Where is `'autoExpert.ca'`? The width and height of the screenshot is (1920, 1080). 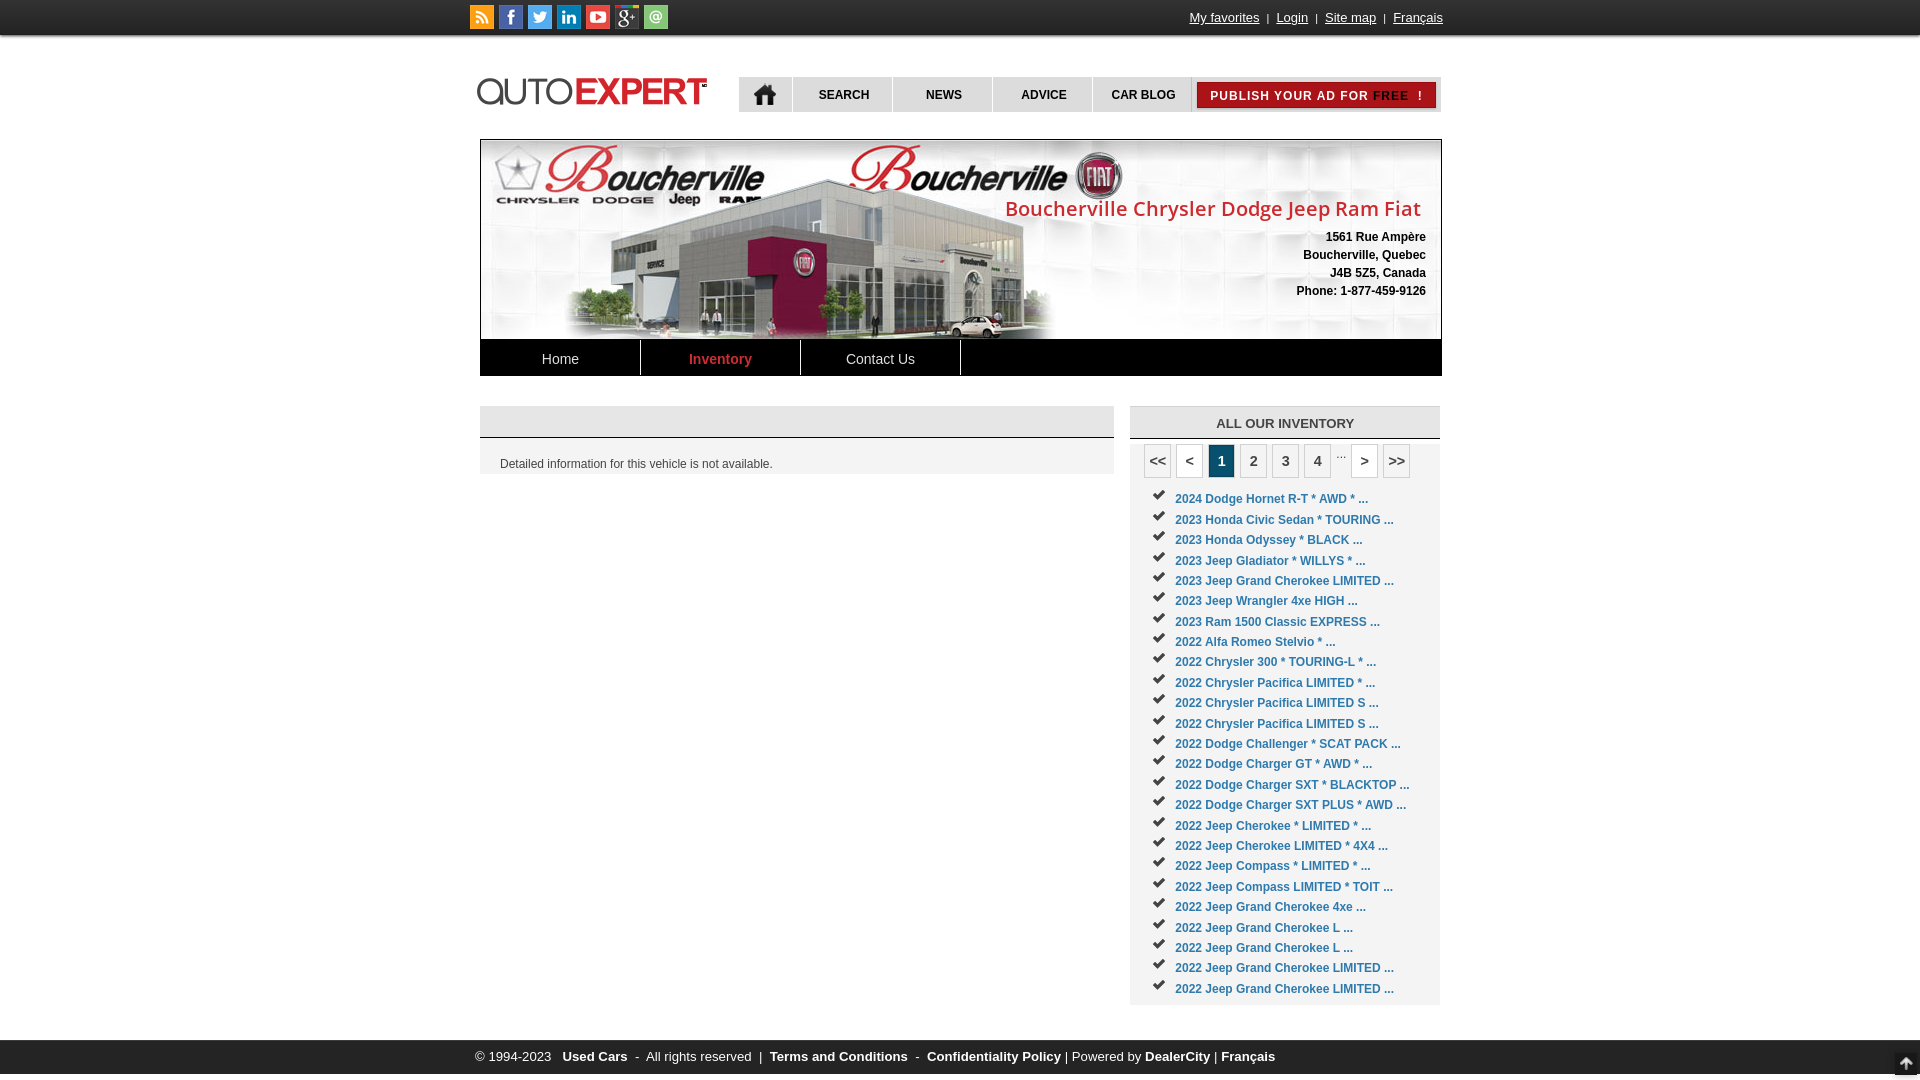 'autoExpert.ca' is located at coordinates (594, 87).